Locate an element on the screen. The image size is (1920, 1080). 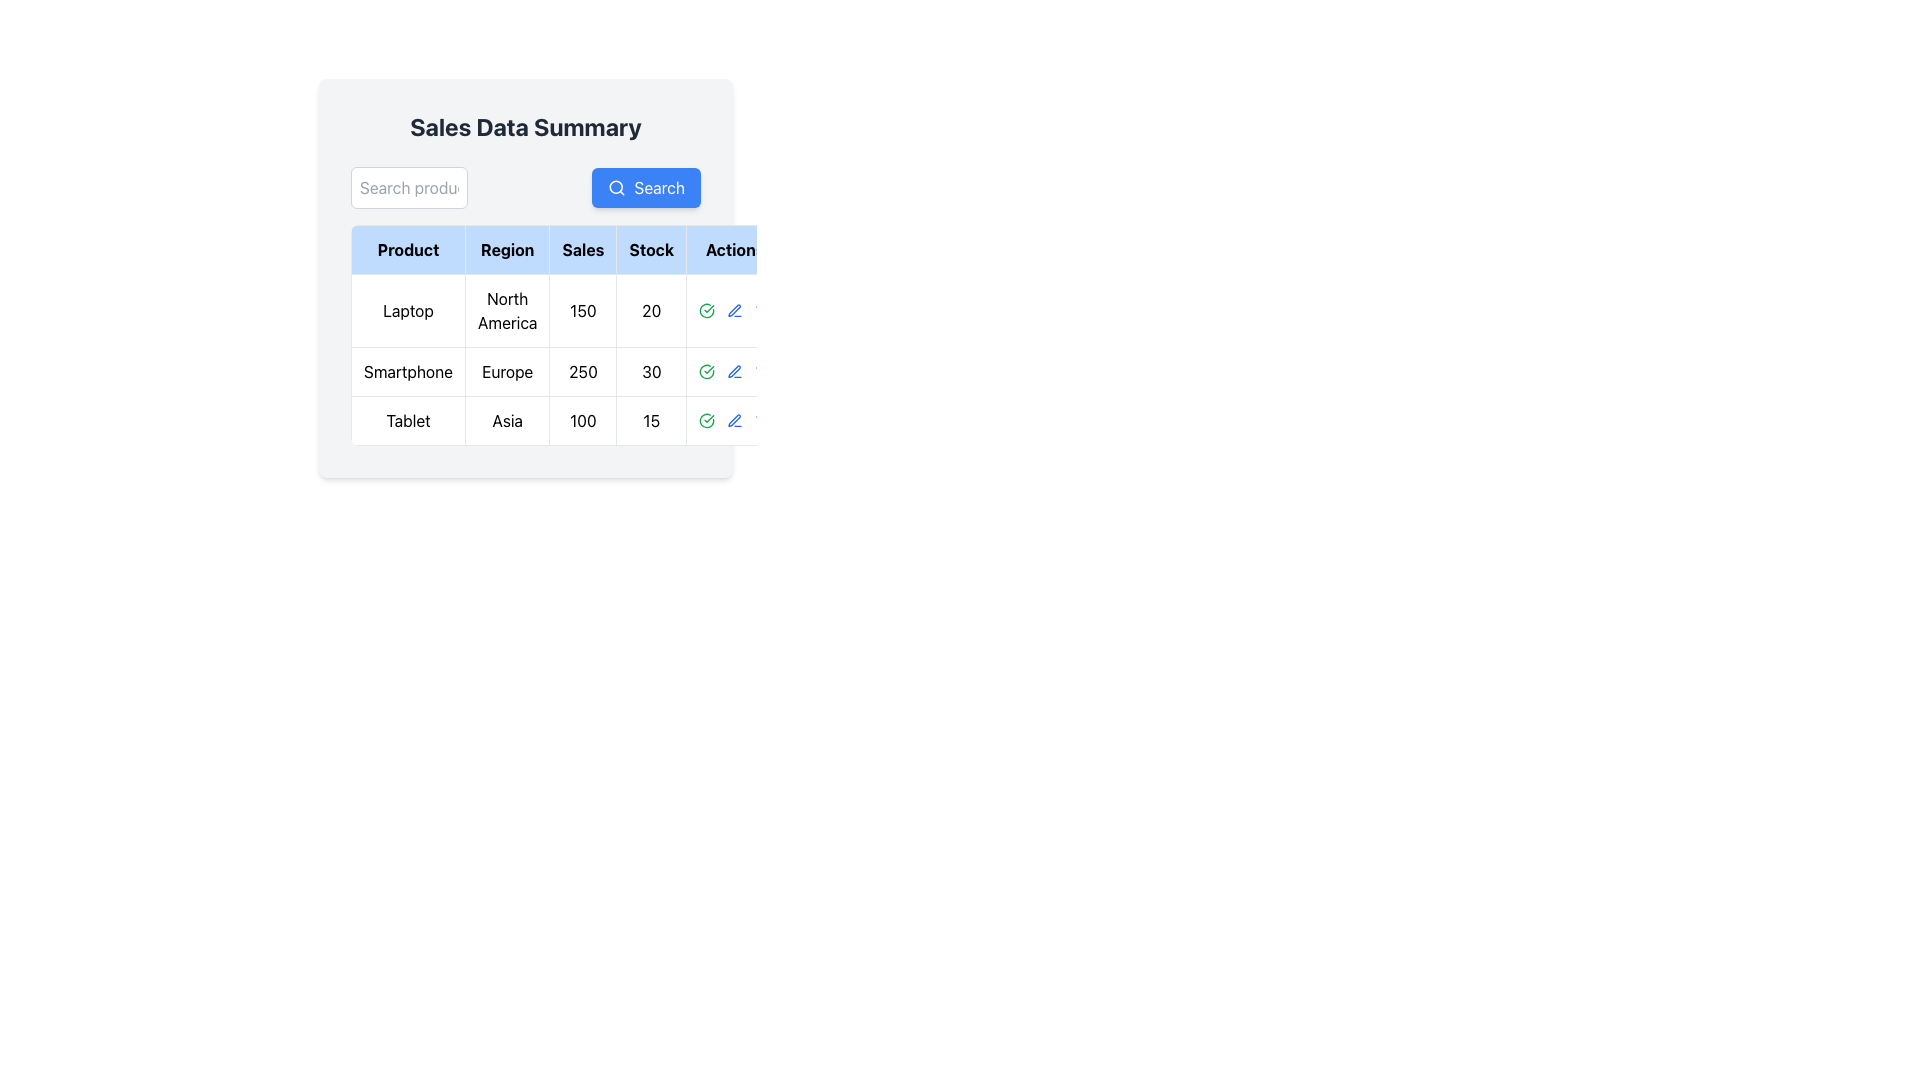
the 'Smartphone' sales data row for the 'Europe' region, located in the second row of the table is located at coordinates (566, 358).